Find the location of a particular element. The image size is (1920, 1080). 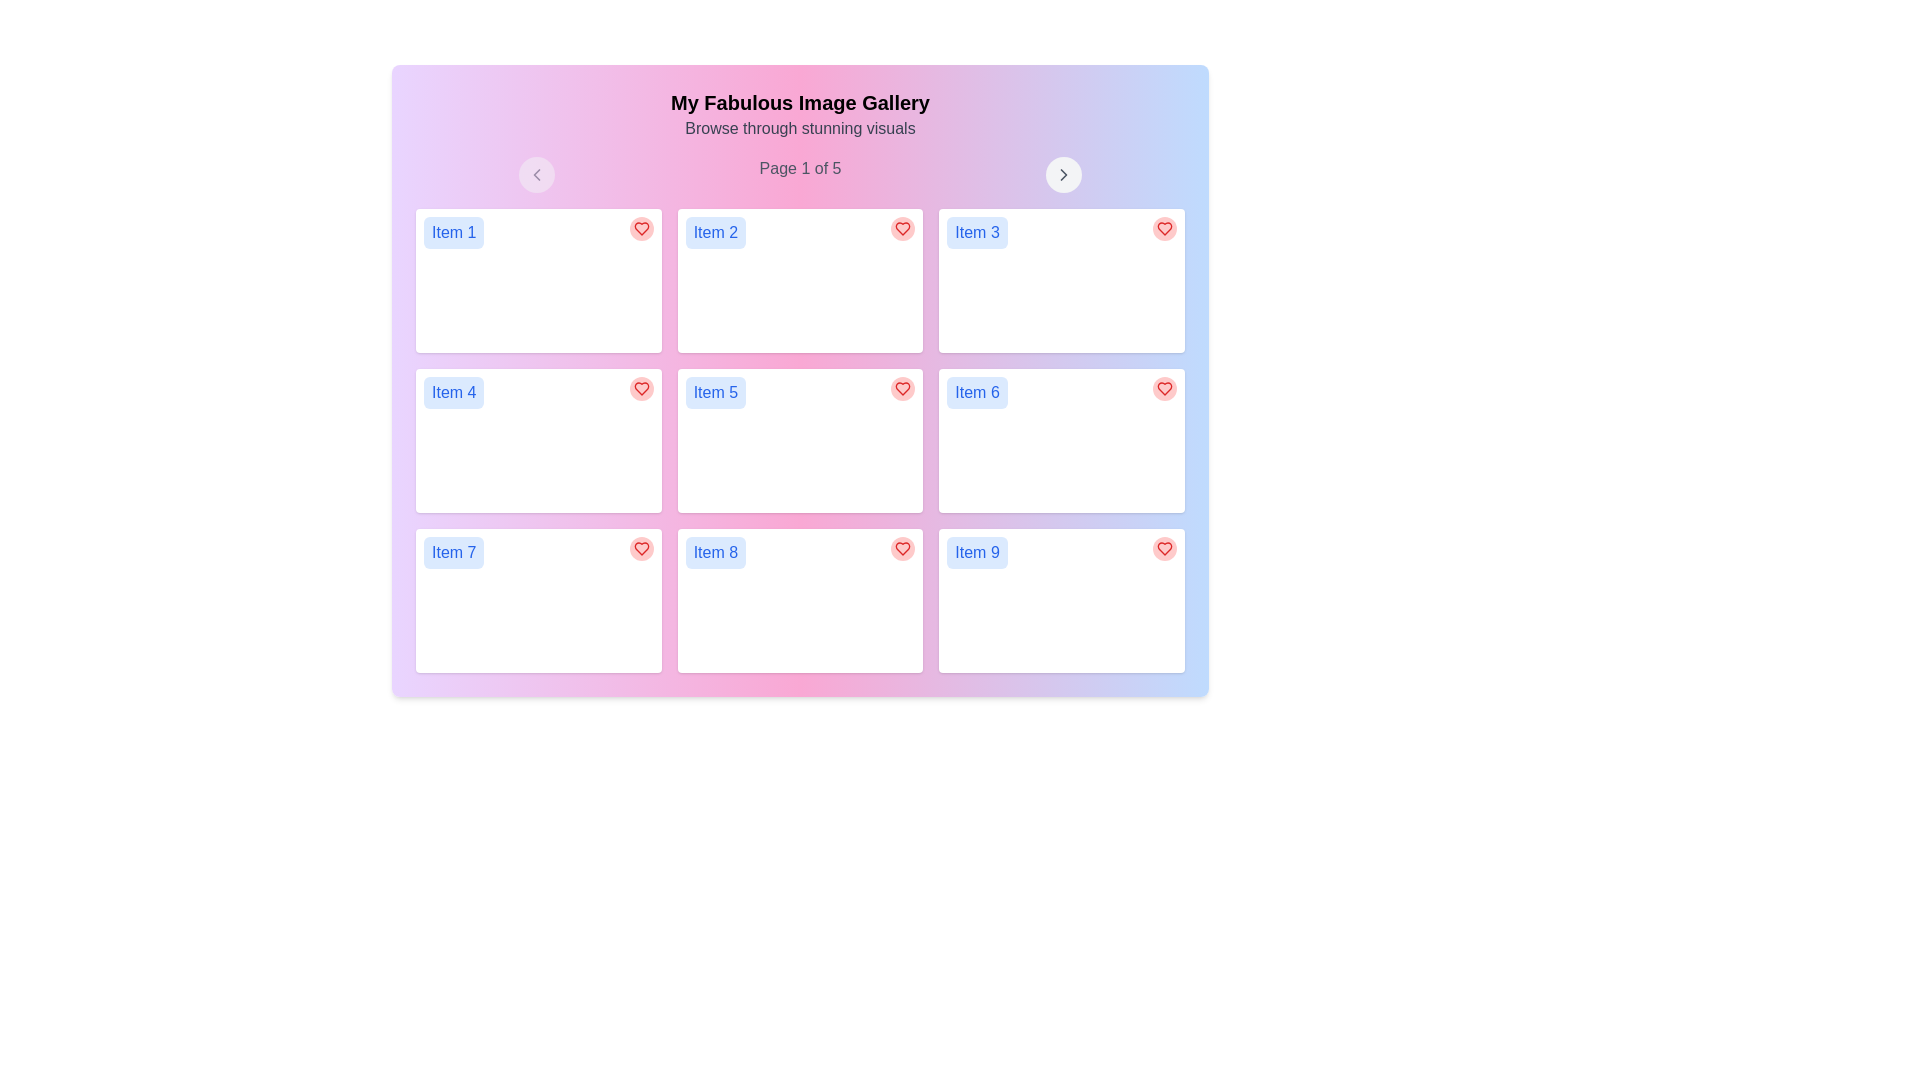

the heart-shaped 'Favorite' indicator icon located at the top-right corner of the box labeled 'Item 5' is located at coordinates (902, 389).